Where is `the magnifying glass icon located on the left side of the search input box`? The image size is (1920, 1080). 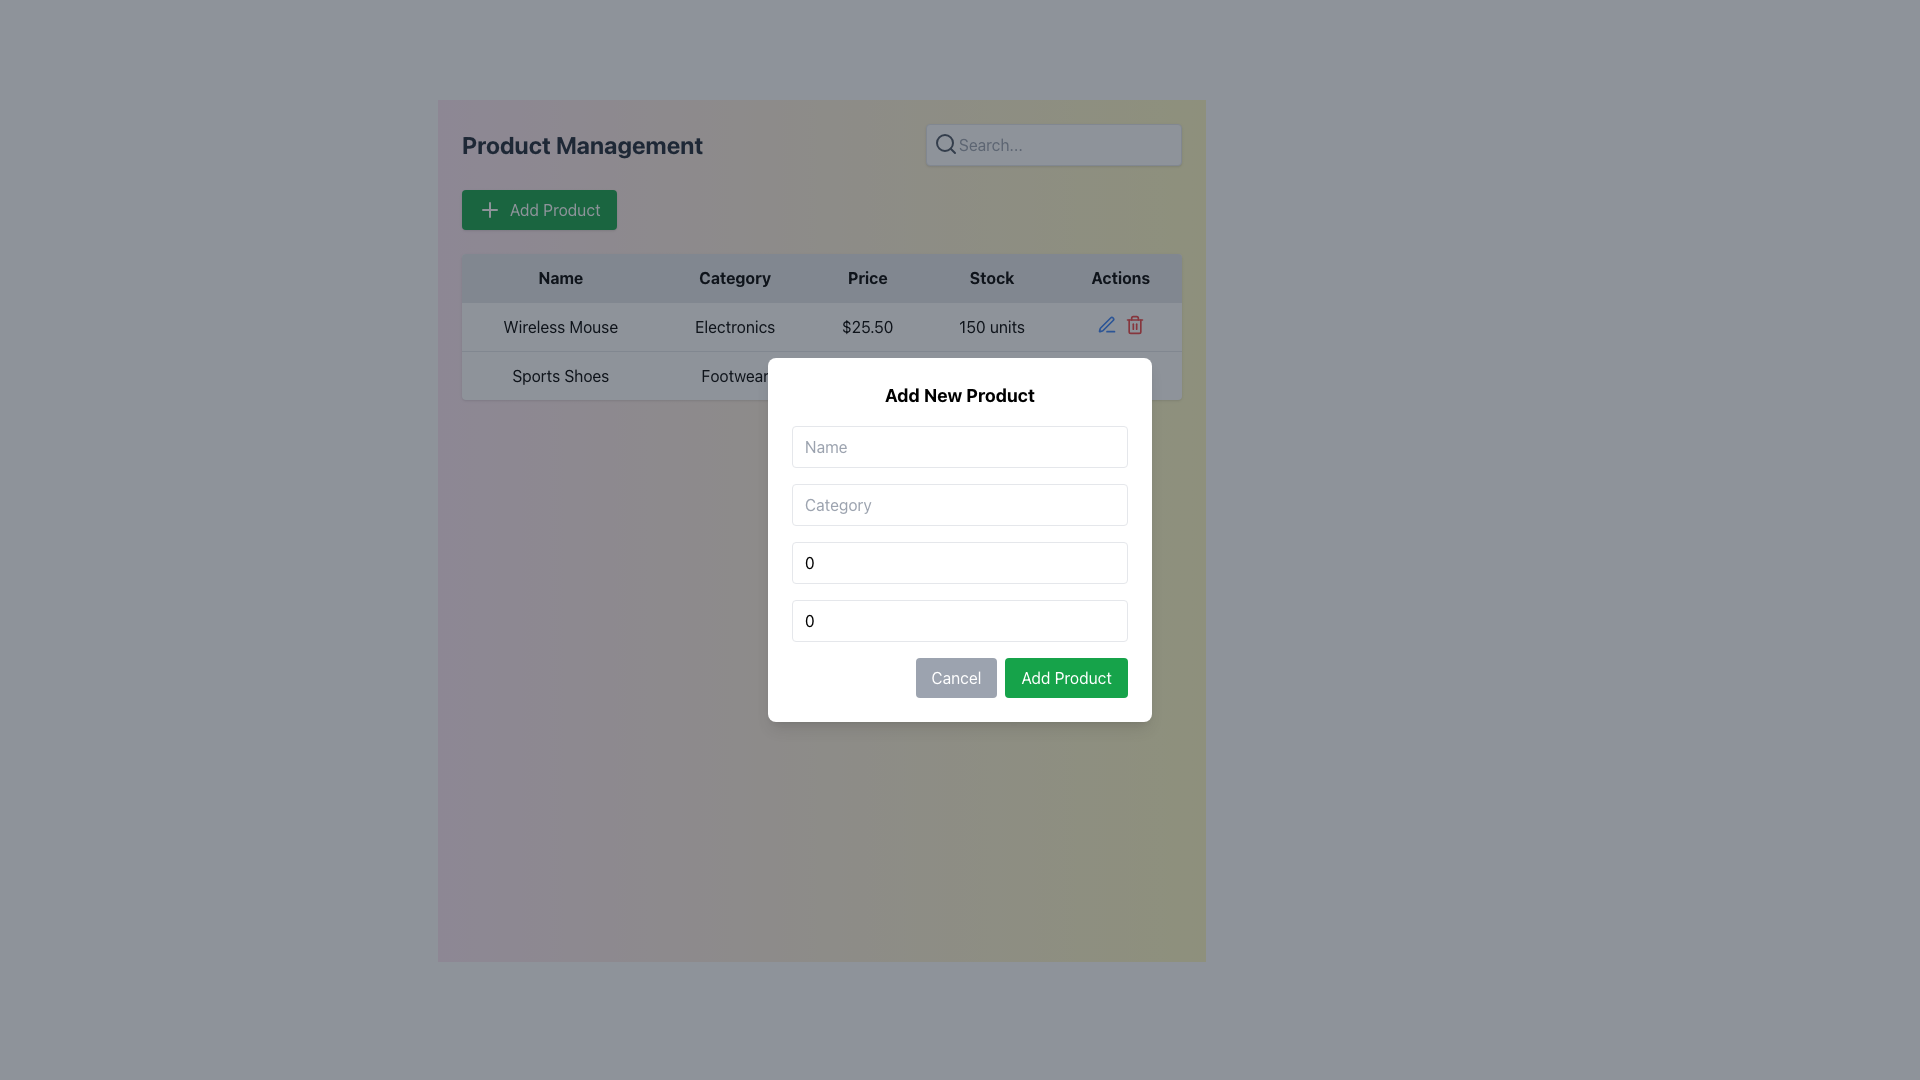 the magnifying glass icon located on the left side of the search input box is located at coordinates (944, 142).